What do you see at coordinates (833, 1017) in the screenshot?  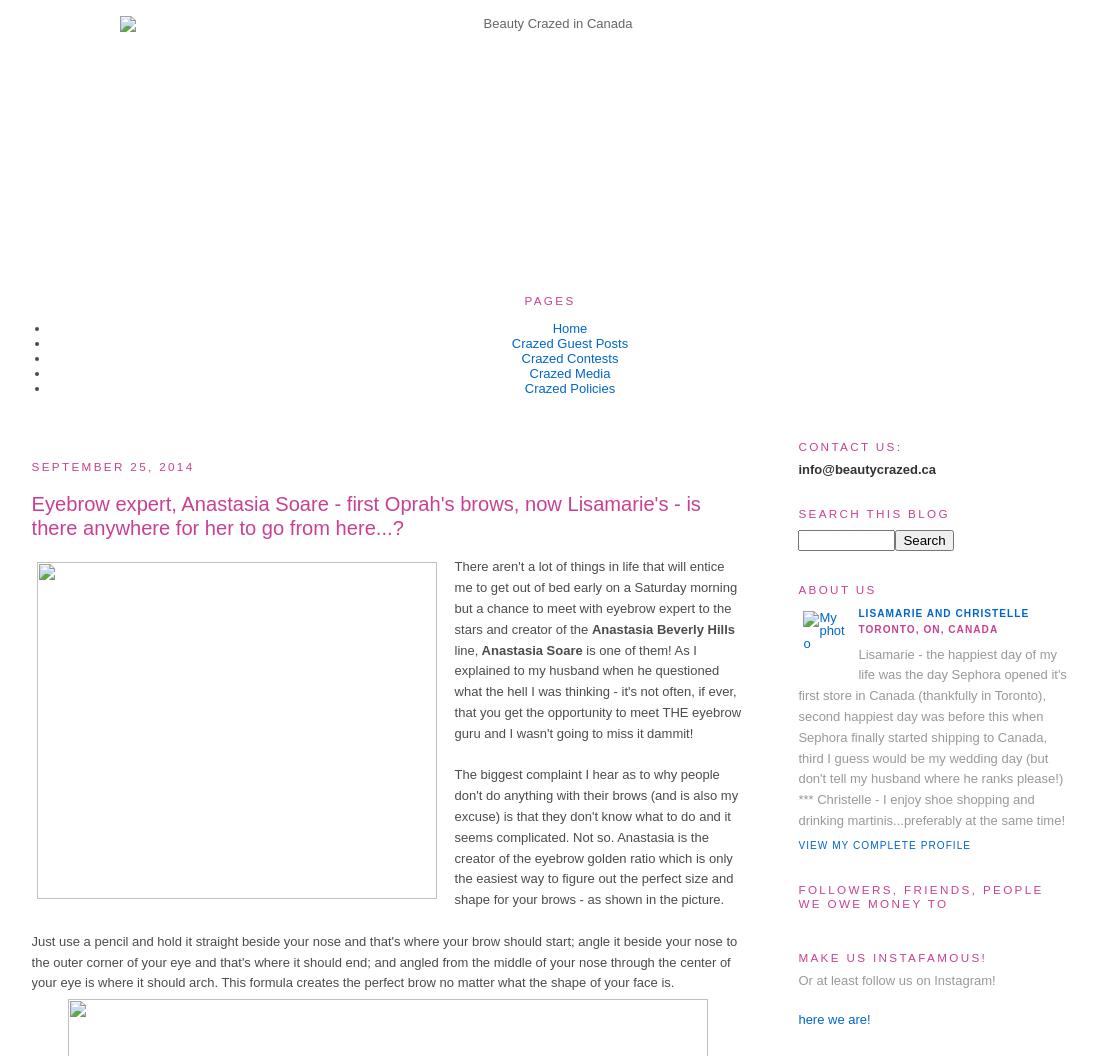 I see `'here we are!'` at bounding box center [833, 1017].